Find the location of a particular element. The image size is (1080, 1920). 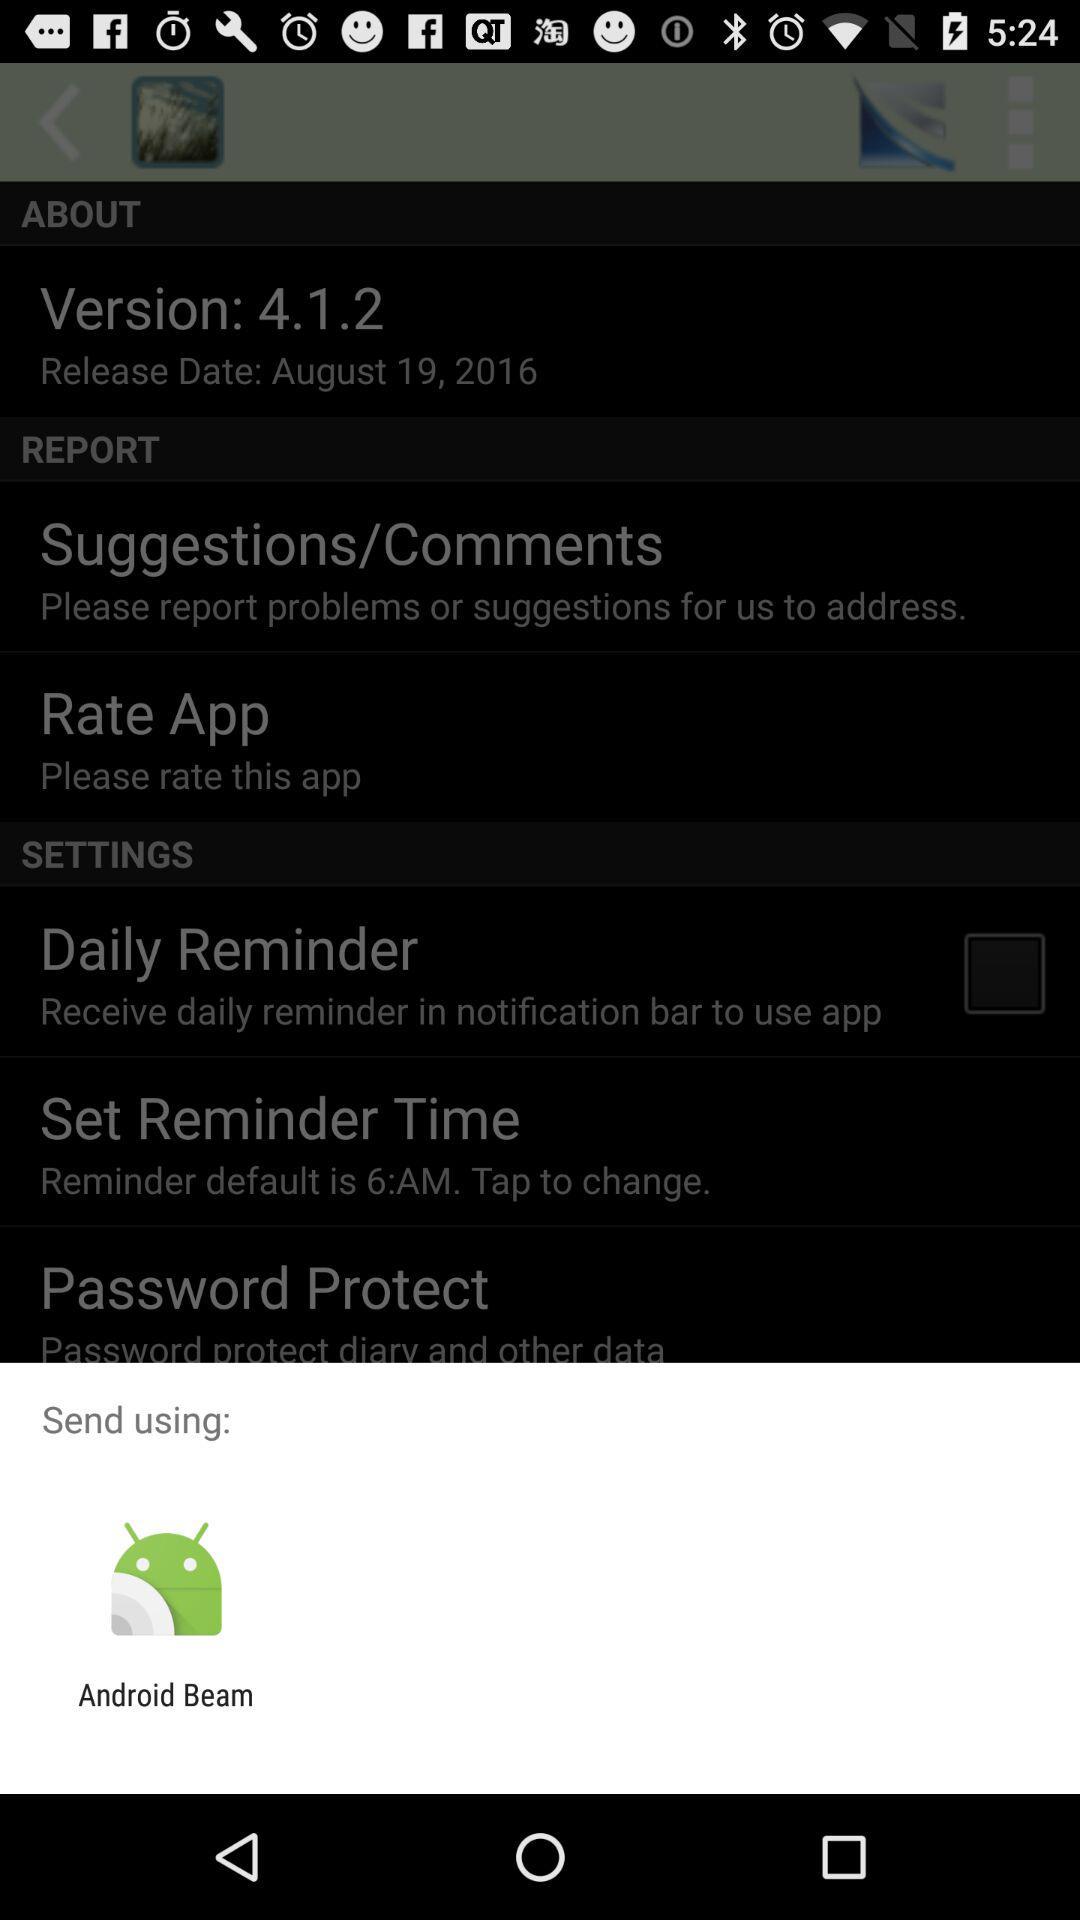

android beam is located at coordinates (165, 1711).